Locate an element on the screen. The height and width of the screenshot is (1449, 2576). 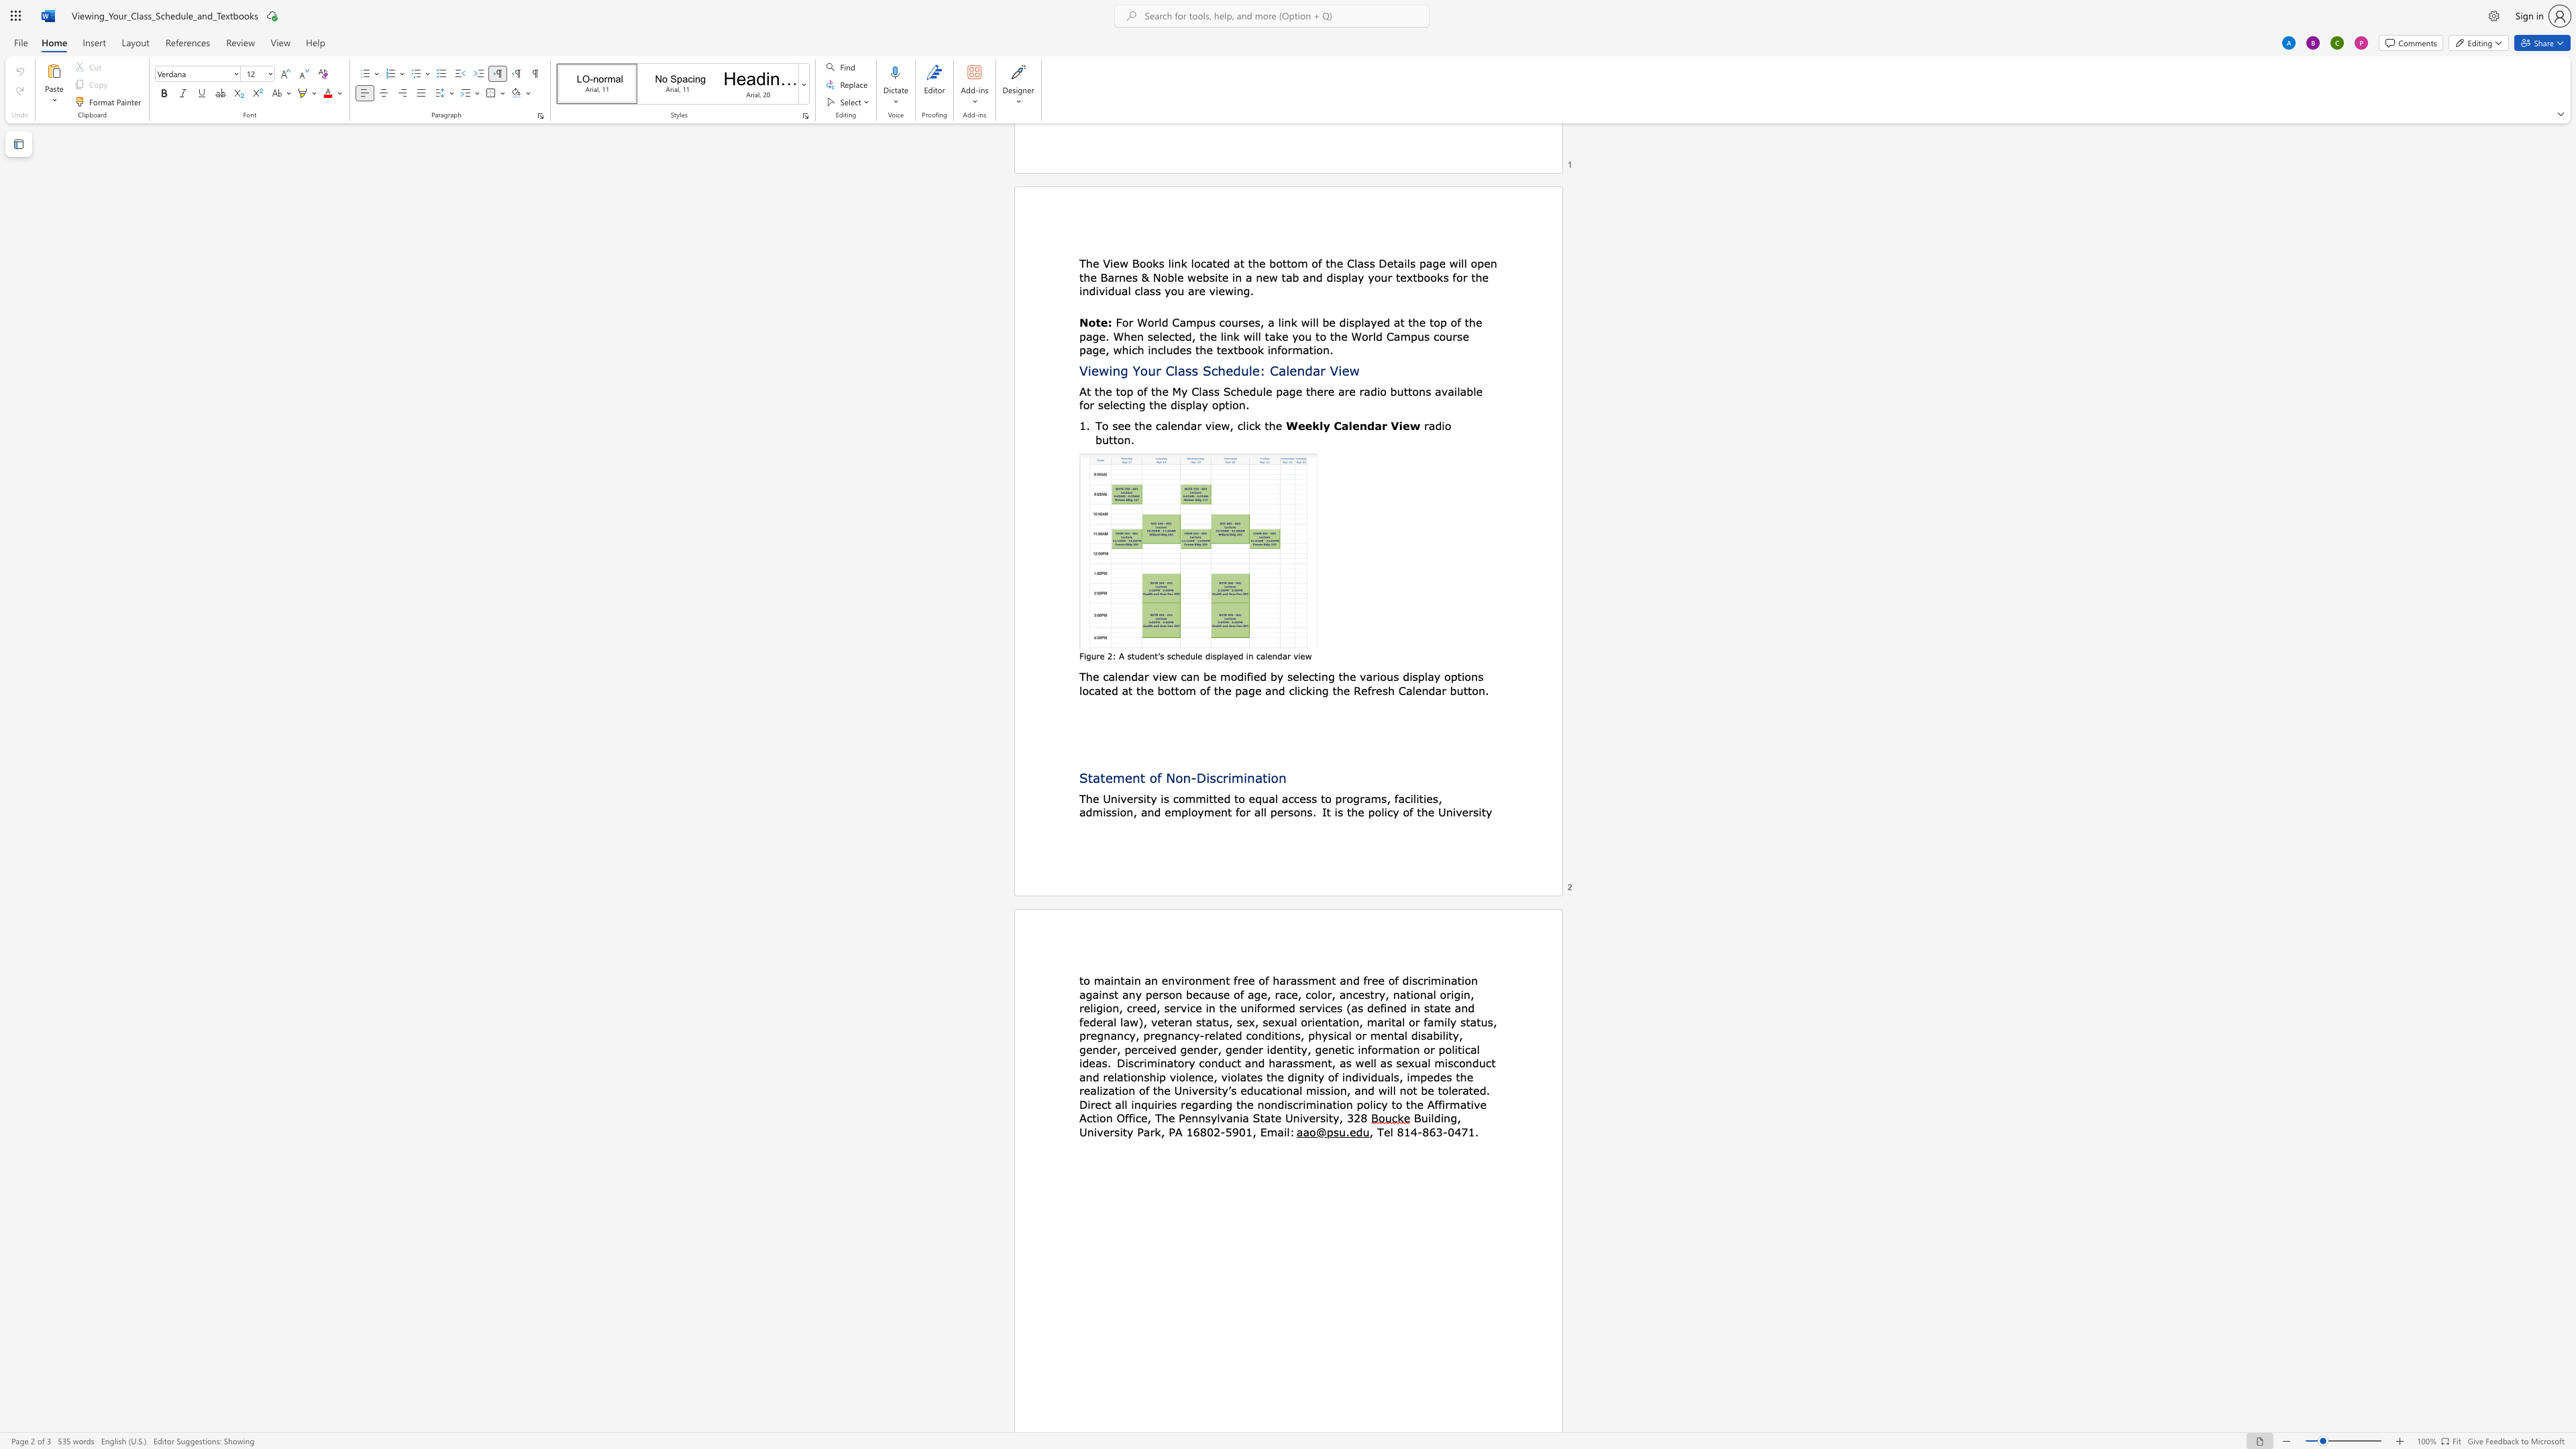
the 1th character "N" in the text is located at coordinates (1169, 776).